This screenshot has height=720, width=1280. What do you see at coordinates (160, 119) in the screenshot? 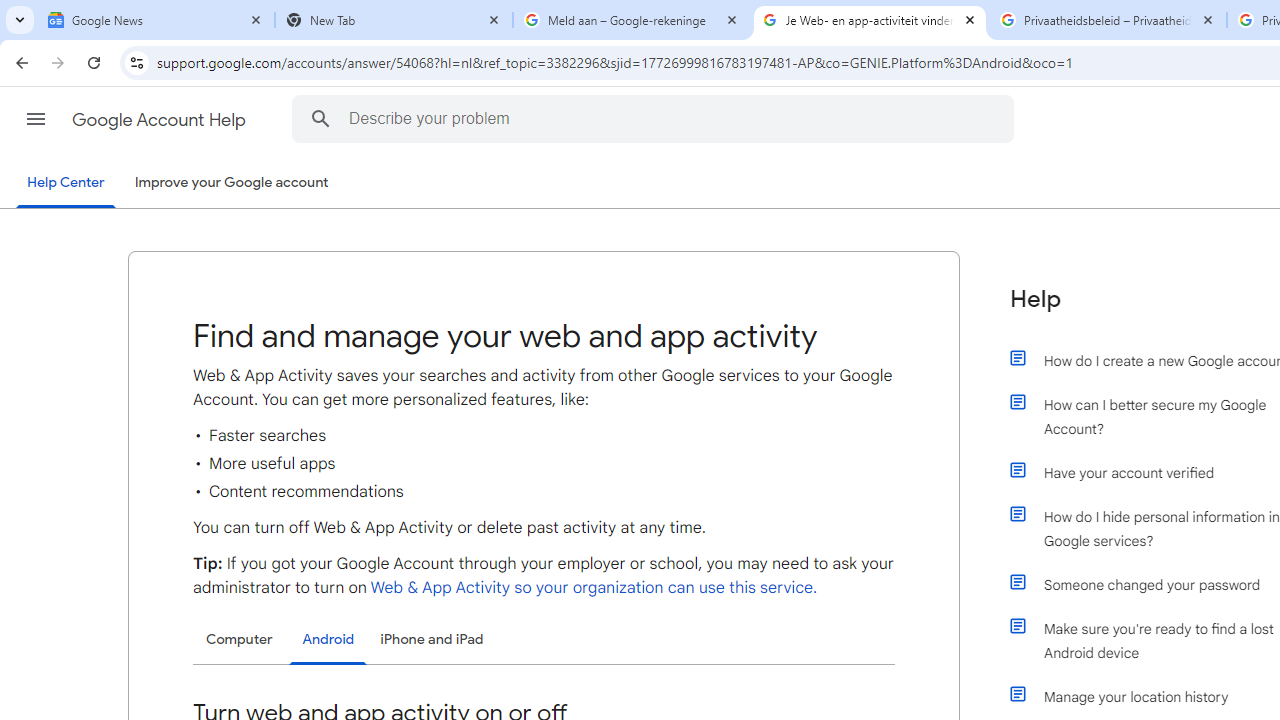
I see `'Google Account Help'` at bounding box center [160, 119].